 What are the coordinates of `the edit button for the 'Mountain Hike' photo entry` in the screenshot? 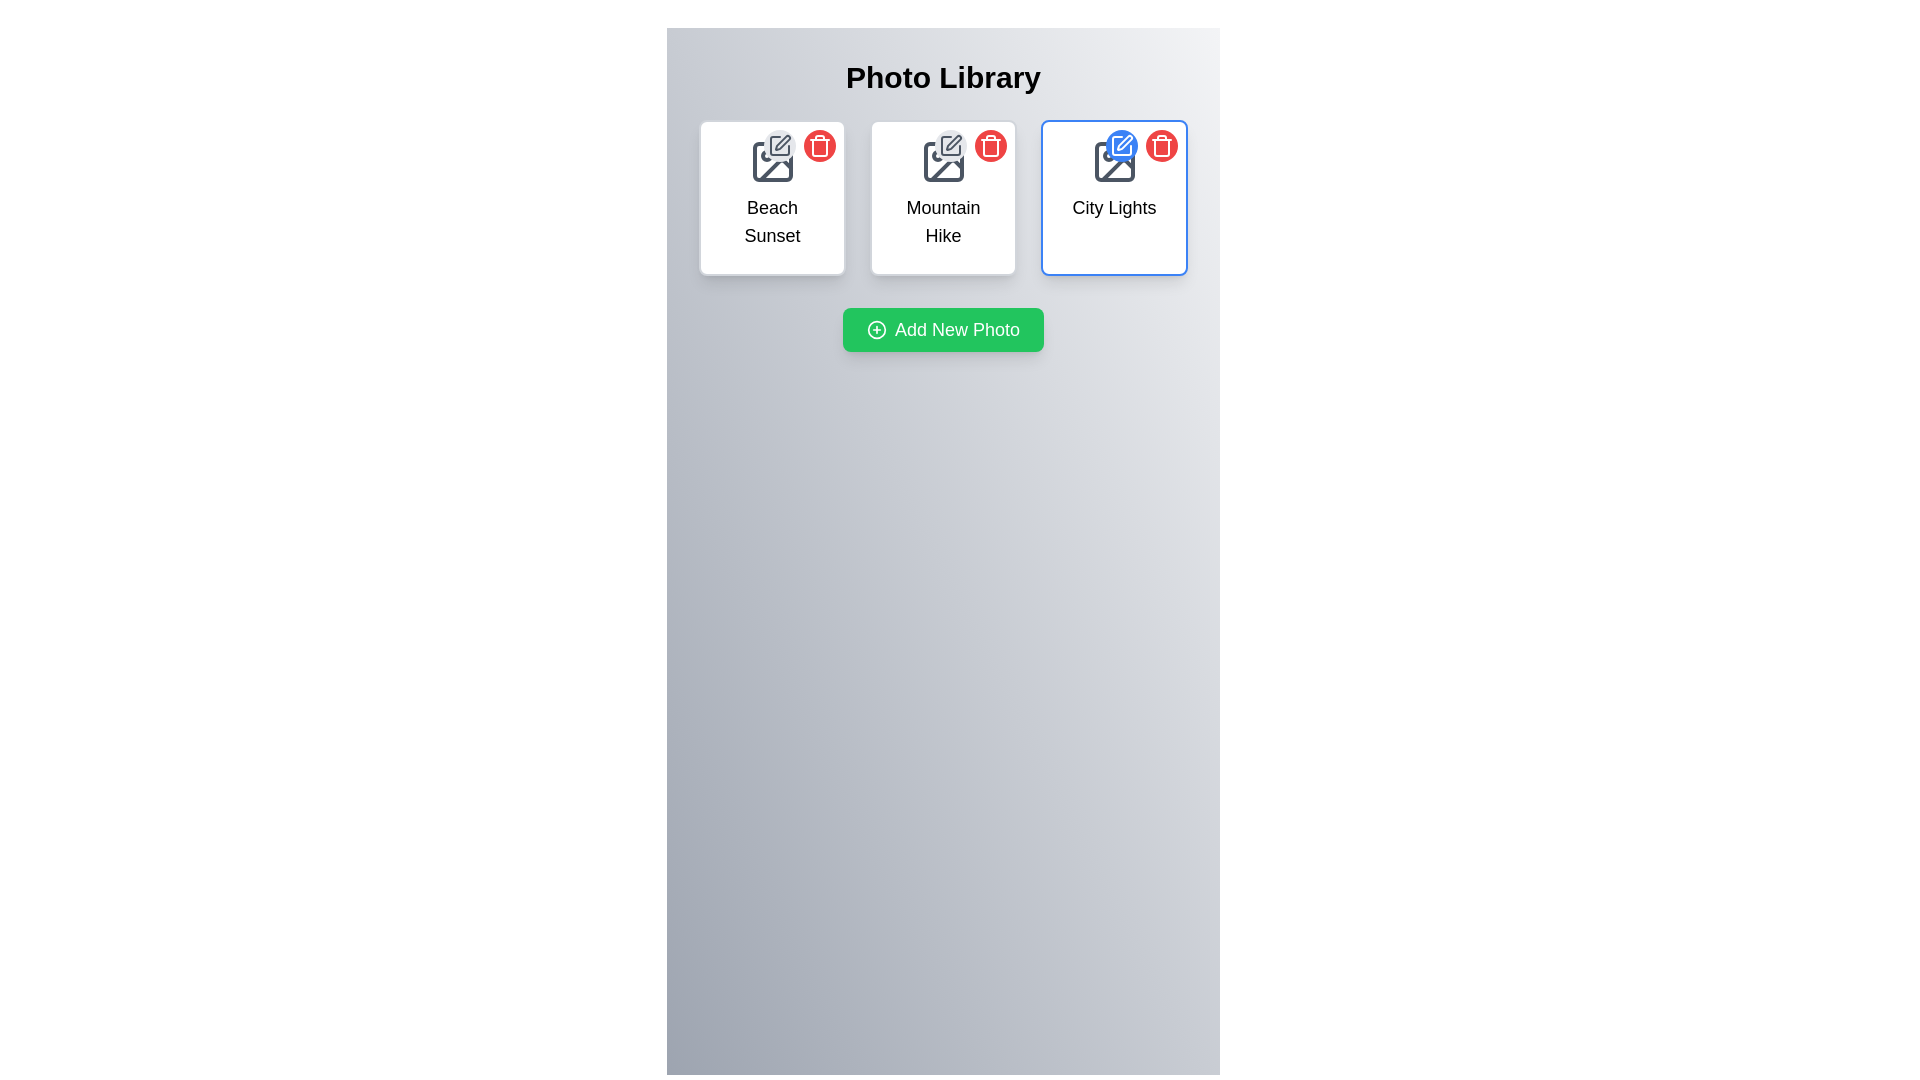 It's located at (949, 145).